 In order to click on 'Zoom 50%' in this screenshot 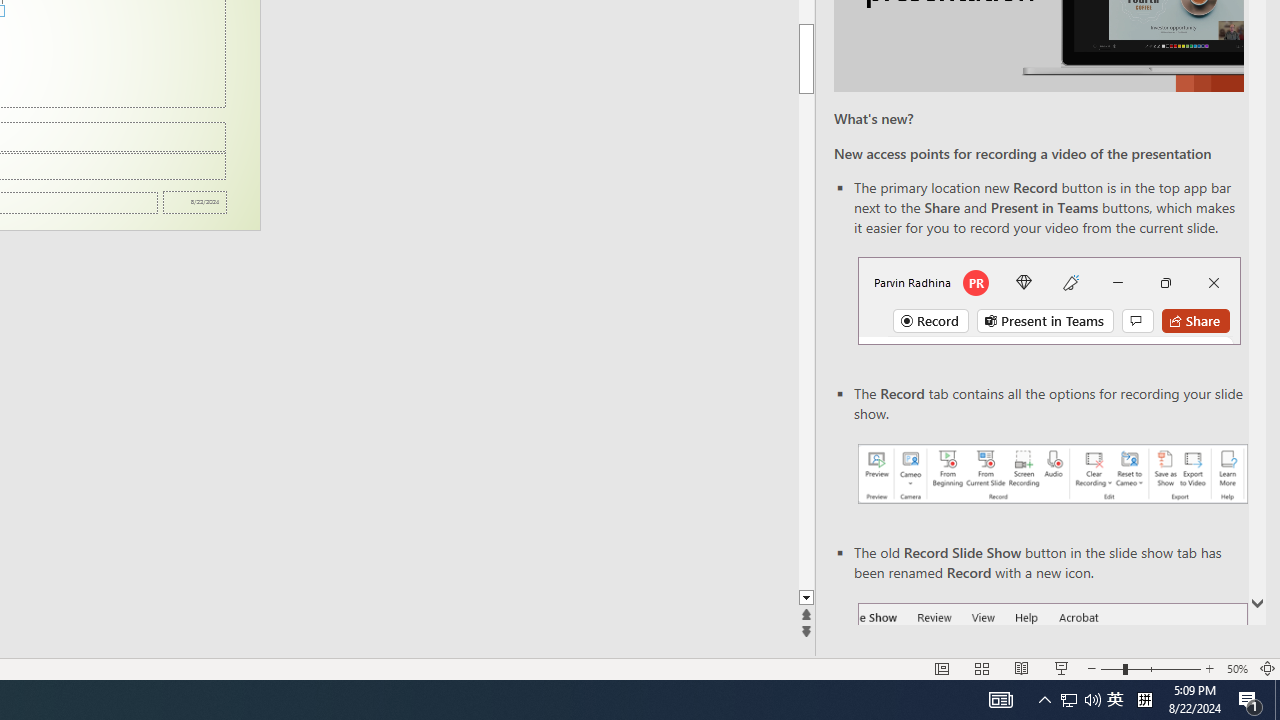, I will do `click(1236, 669)`.